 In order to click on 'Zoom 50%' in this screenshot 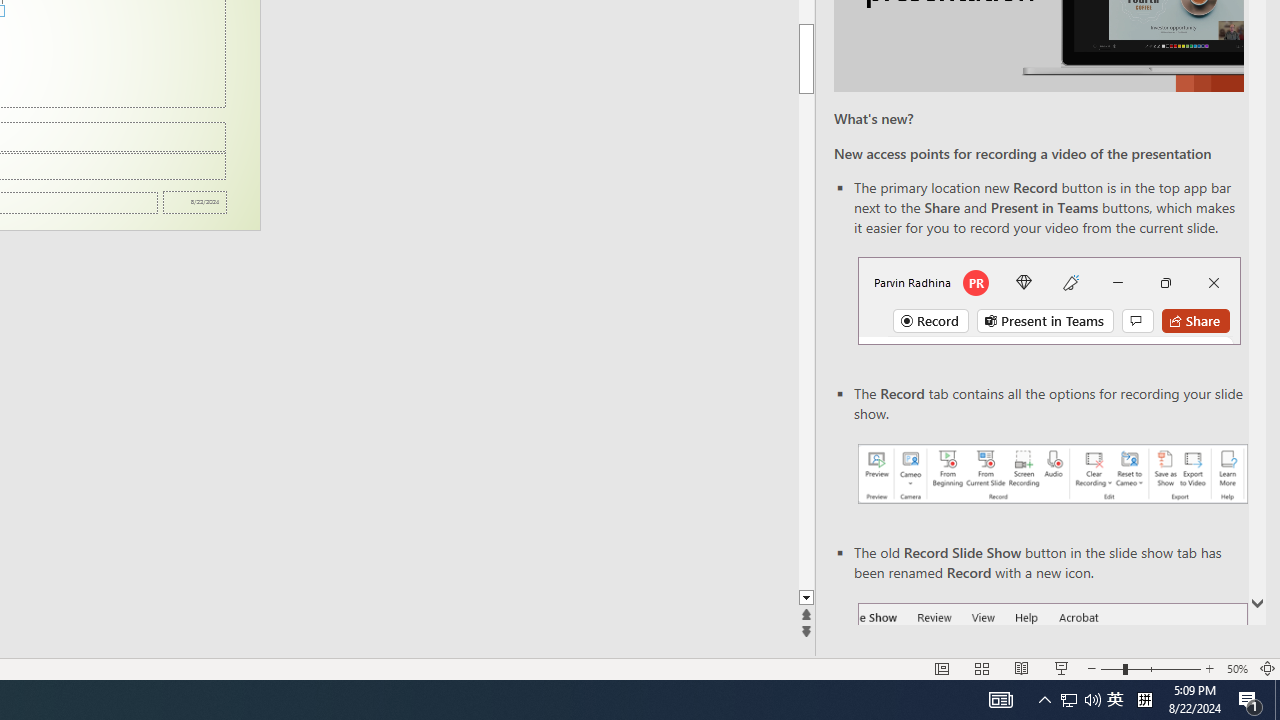, I will do `click(1236, 669)`.